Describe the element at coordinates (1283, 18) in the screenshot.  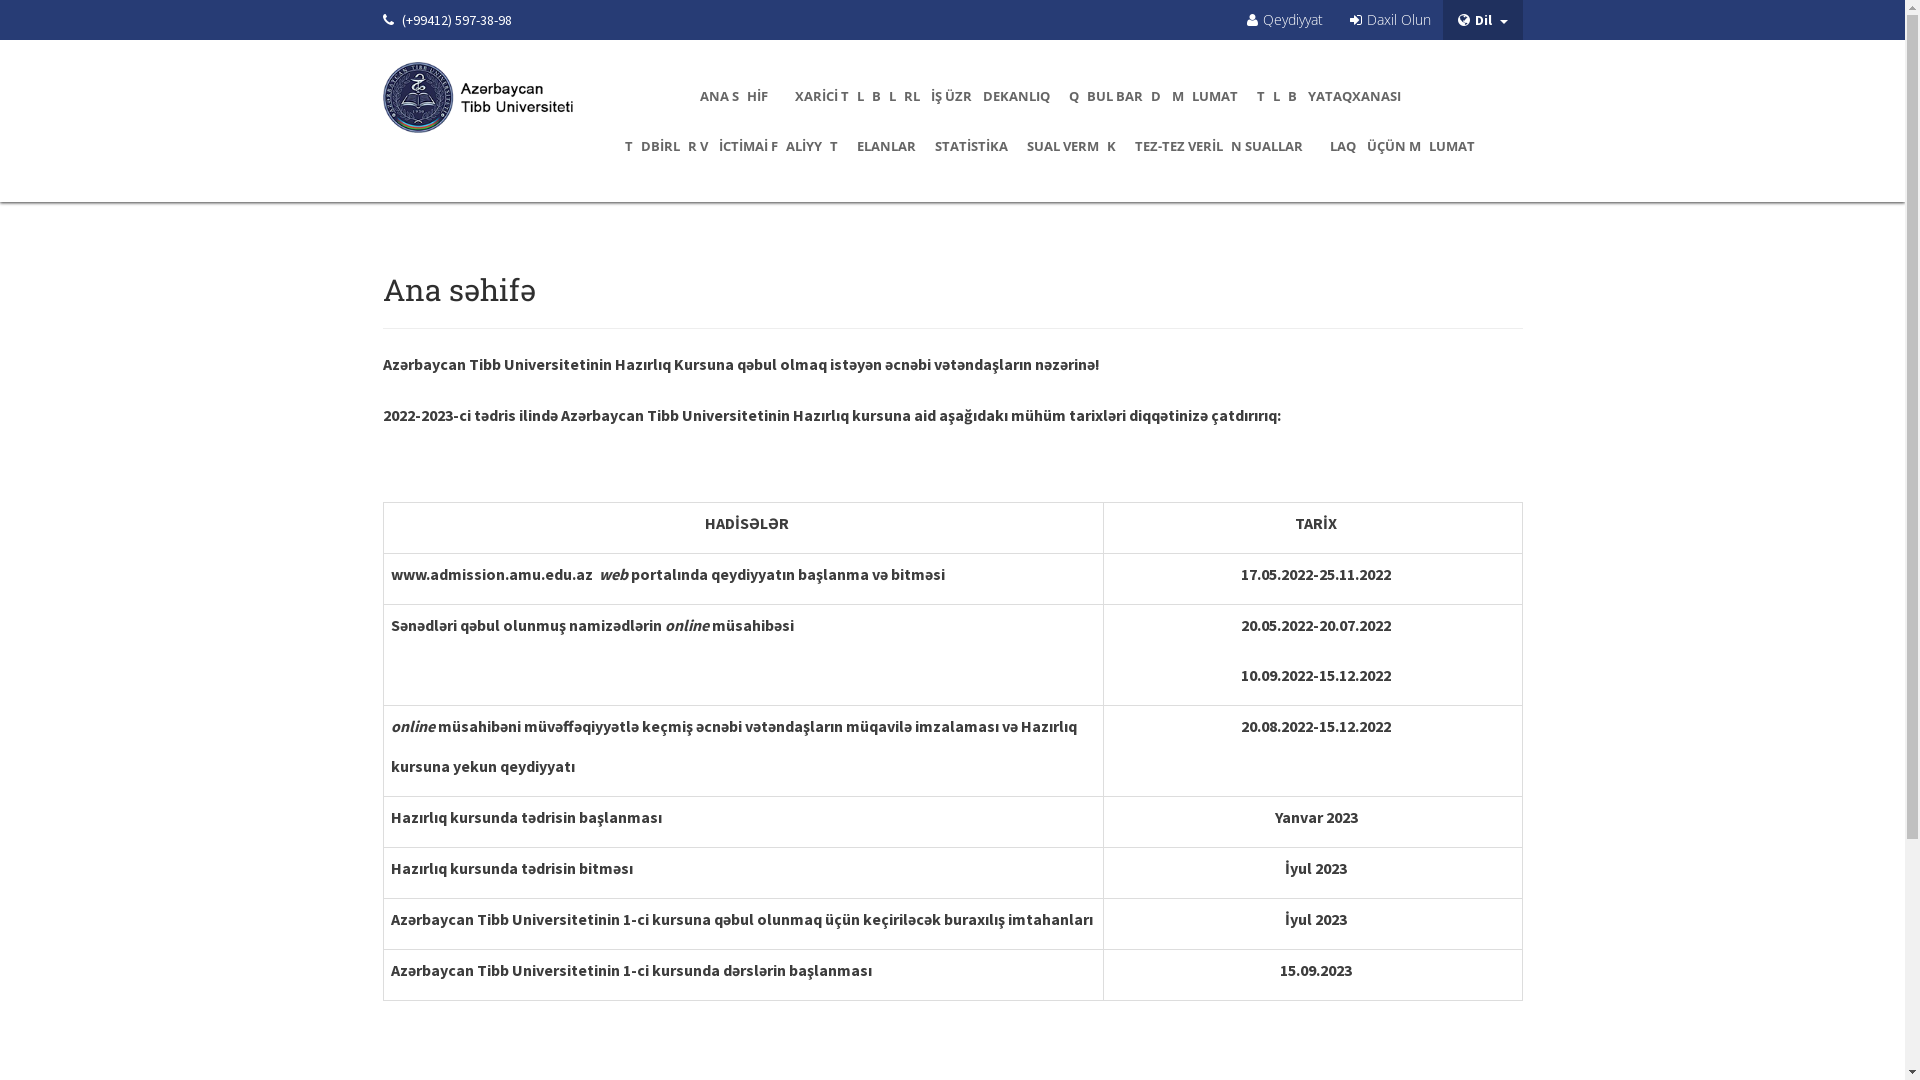
I see `'Qeydiyyat'` at that location.